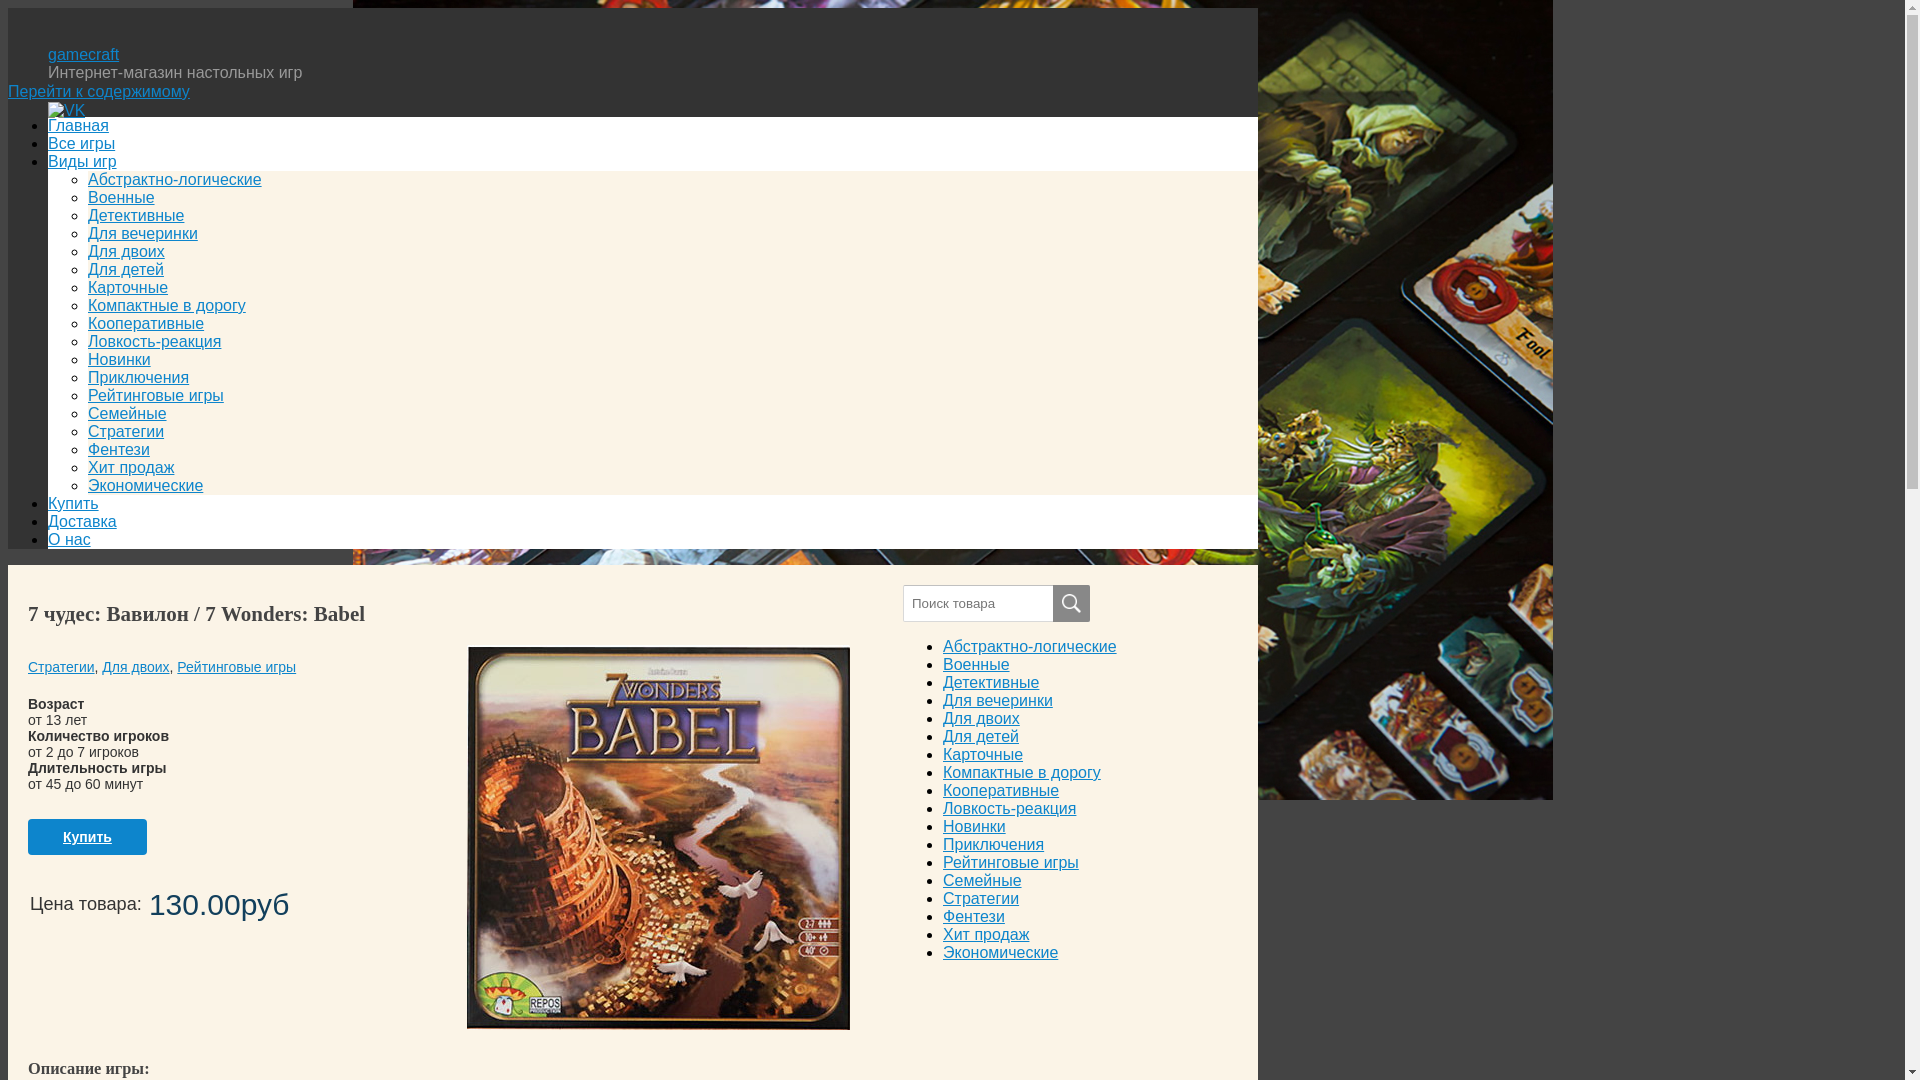 The height and width of the screenshot is (1080, 1920). I want to click on 'gamecraft', so click(82, 53).